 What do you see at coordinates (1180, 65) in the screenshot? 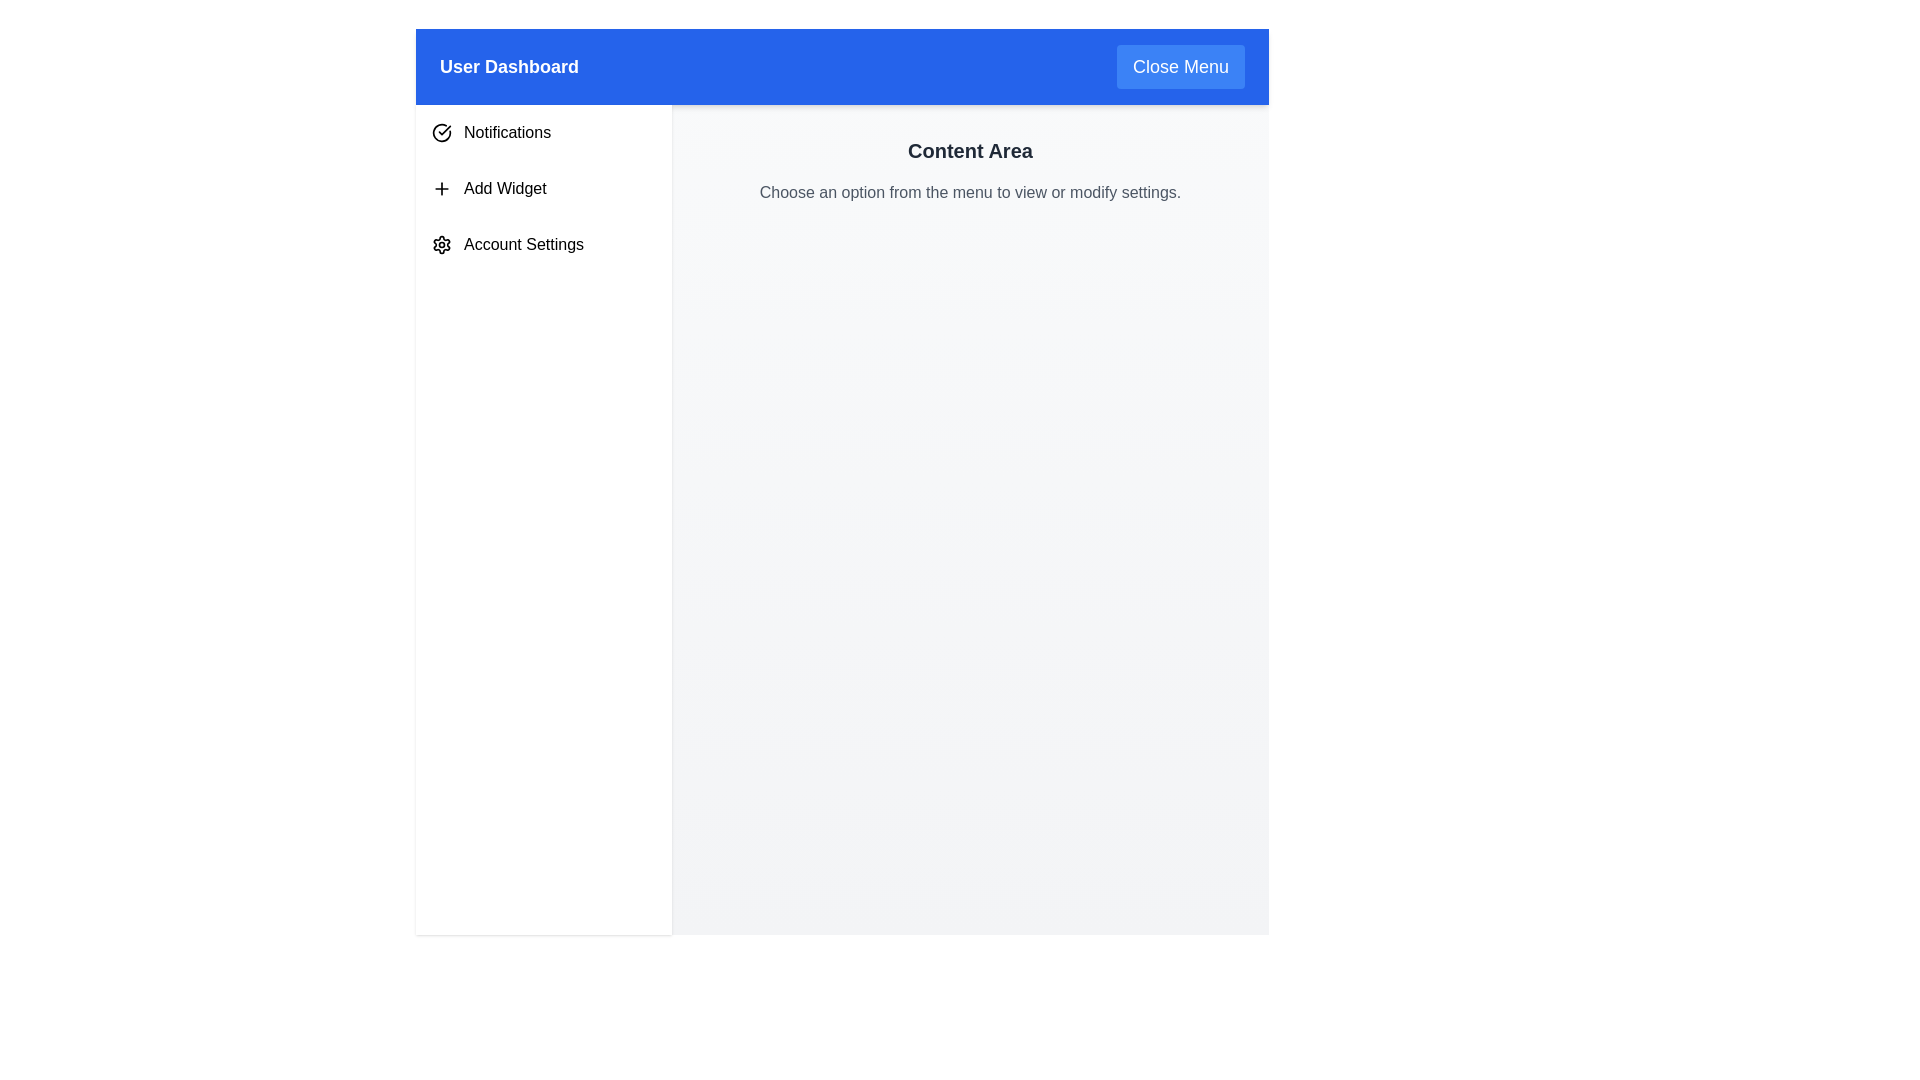
I see `the 'Close Menu' button, which is a rectangular button with a blue background and white text, located in the top-right section of the header next to 'User Dashboard'` at bounding box center [1180, 65].